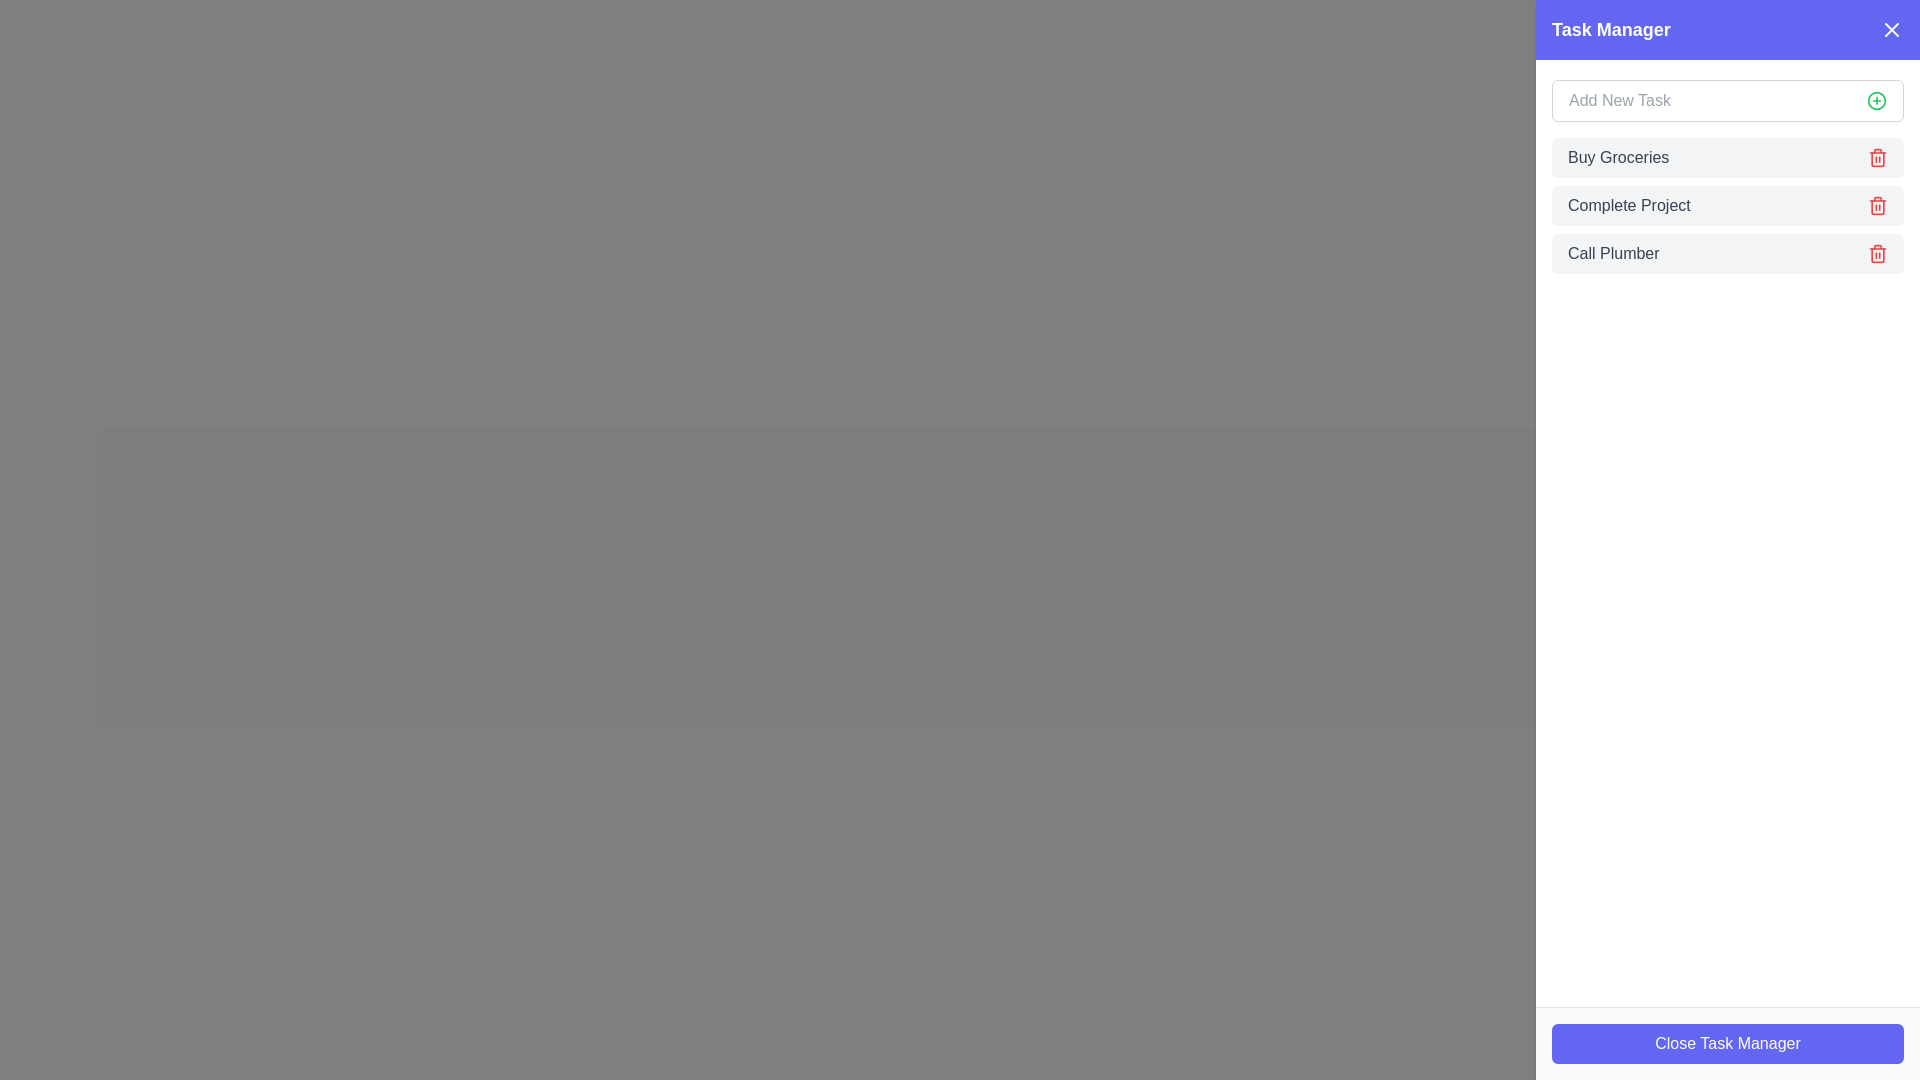 The width and height of the screenshot is (1920, 1080). Describe the element at coordinates (1611, 30) in the screenshot. I see `the bold title 'Task Manager' located at the top-left corner of the sidebar panel with a white foreground color against a purple background` at that location.